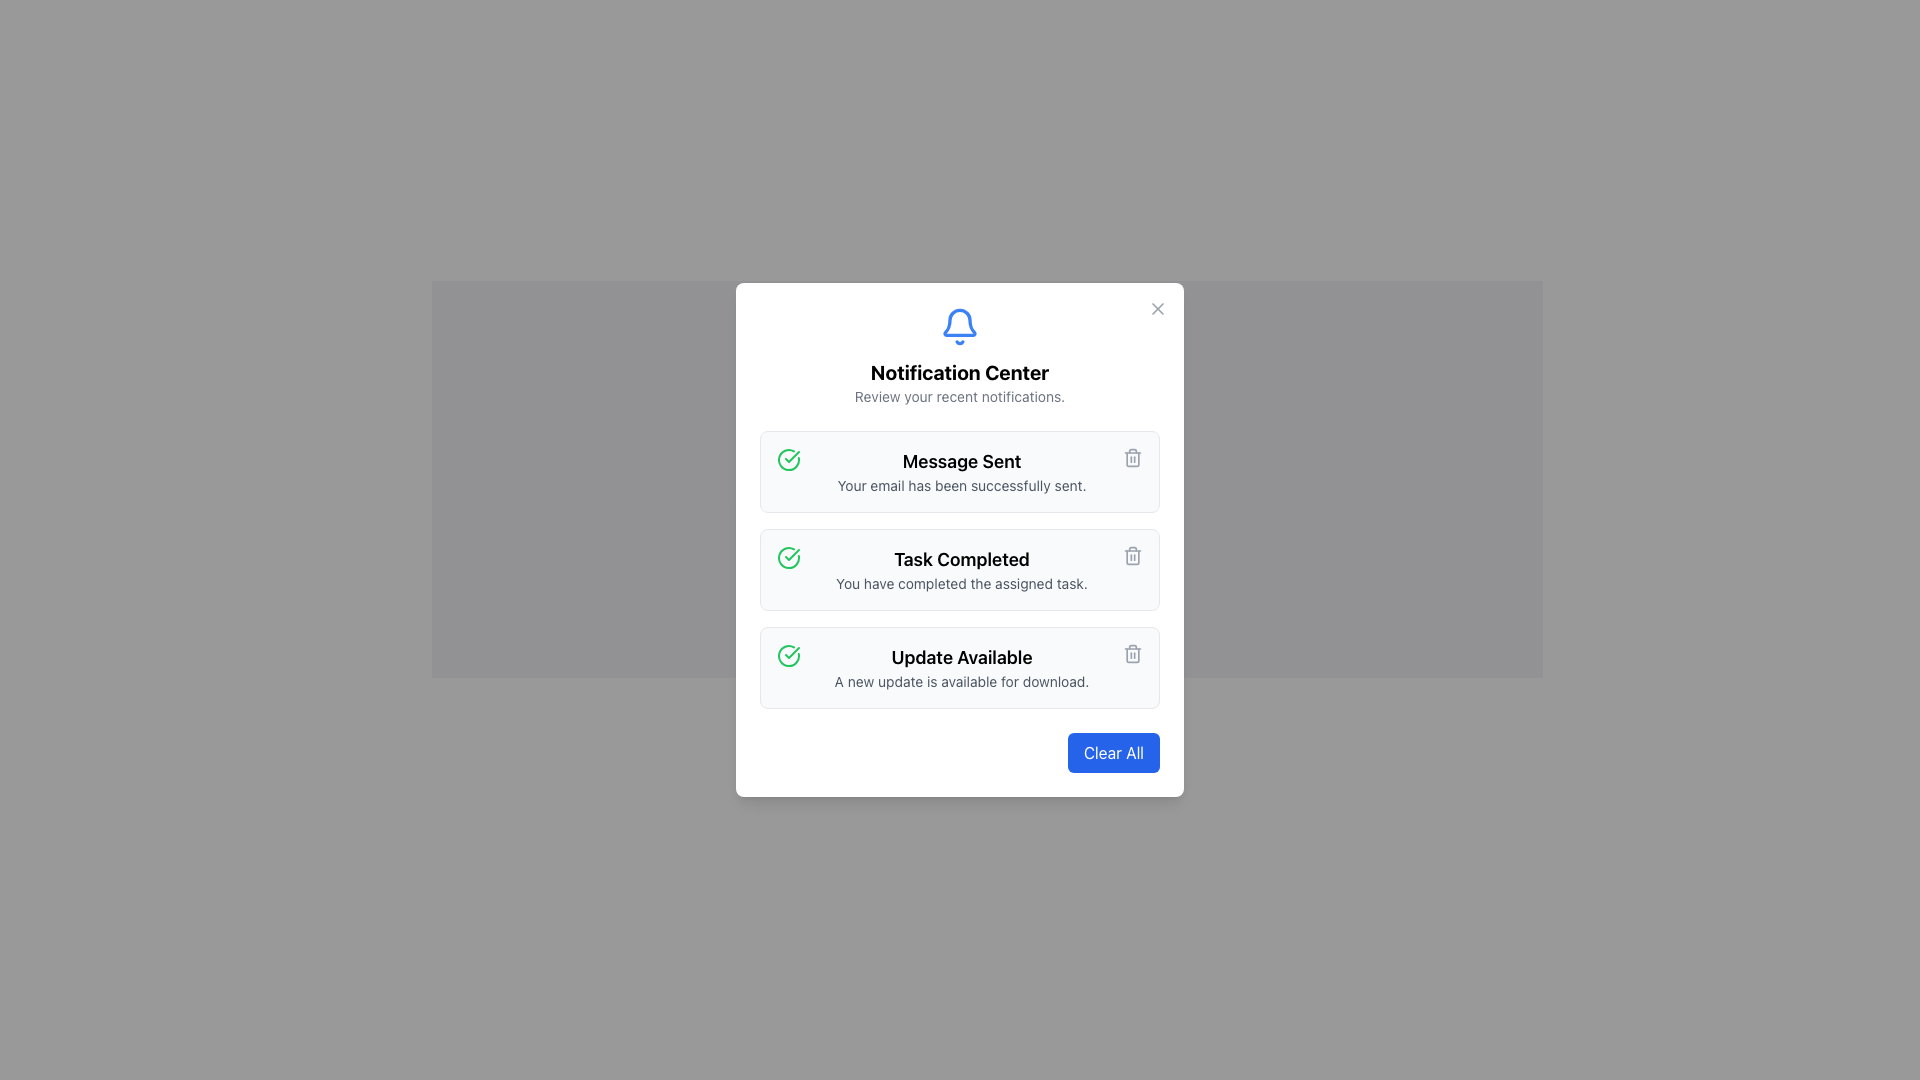 This screenshot has width=1920, height=1080. I want to click on text label displaying 'A new update is available for download.' located underneath the 'Update Available' header in the notification card, so click(961, 681).